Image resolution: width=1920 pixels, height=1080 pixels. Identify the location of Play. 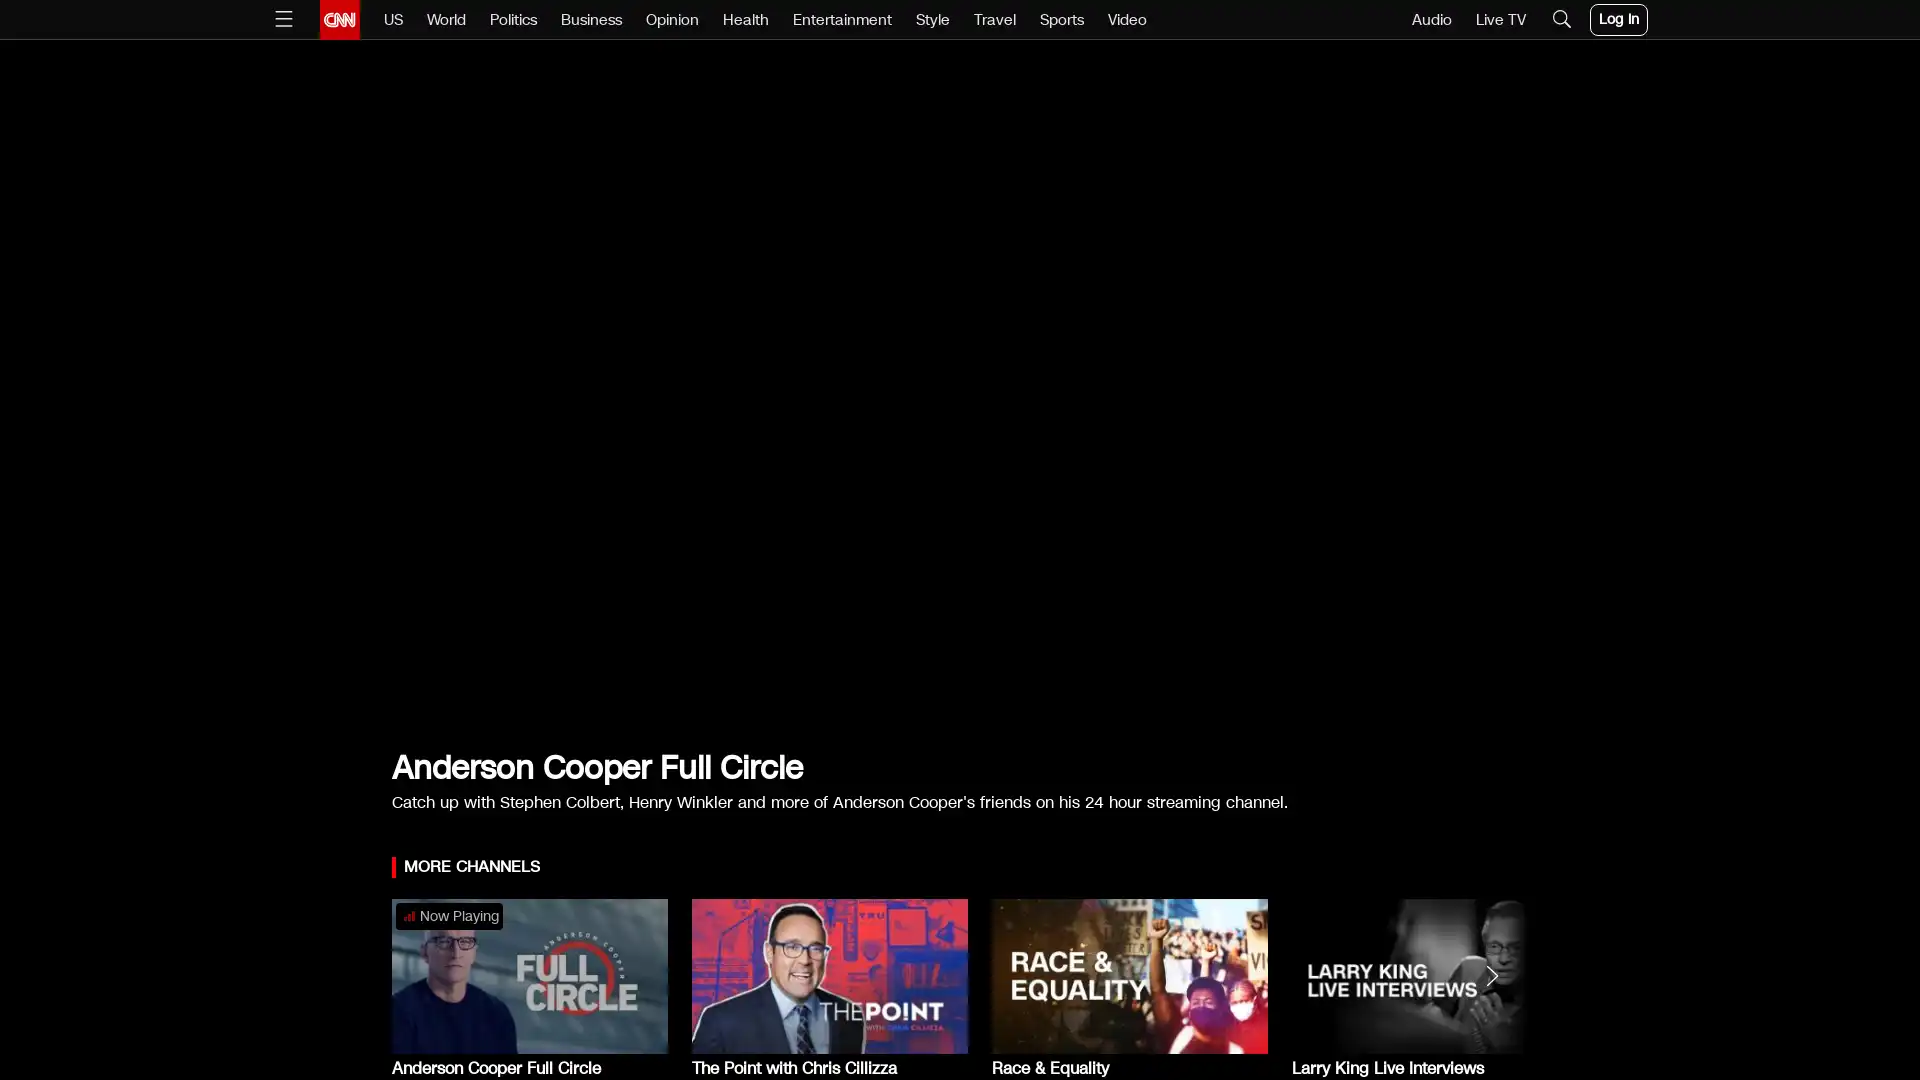
(960, 401).